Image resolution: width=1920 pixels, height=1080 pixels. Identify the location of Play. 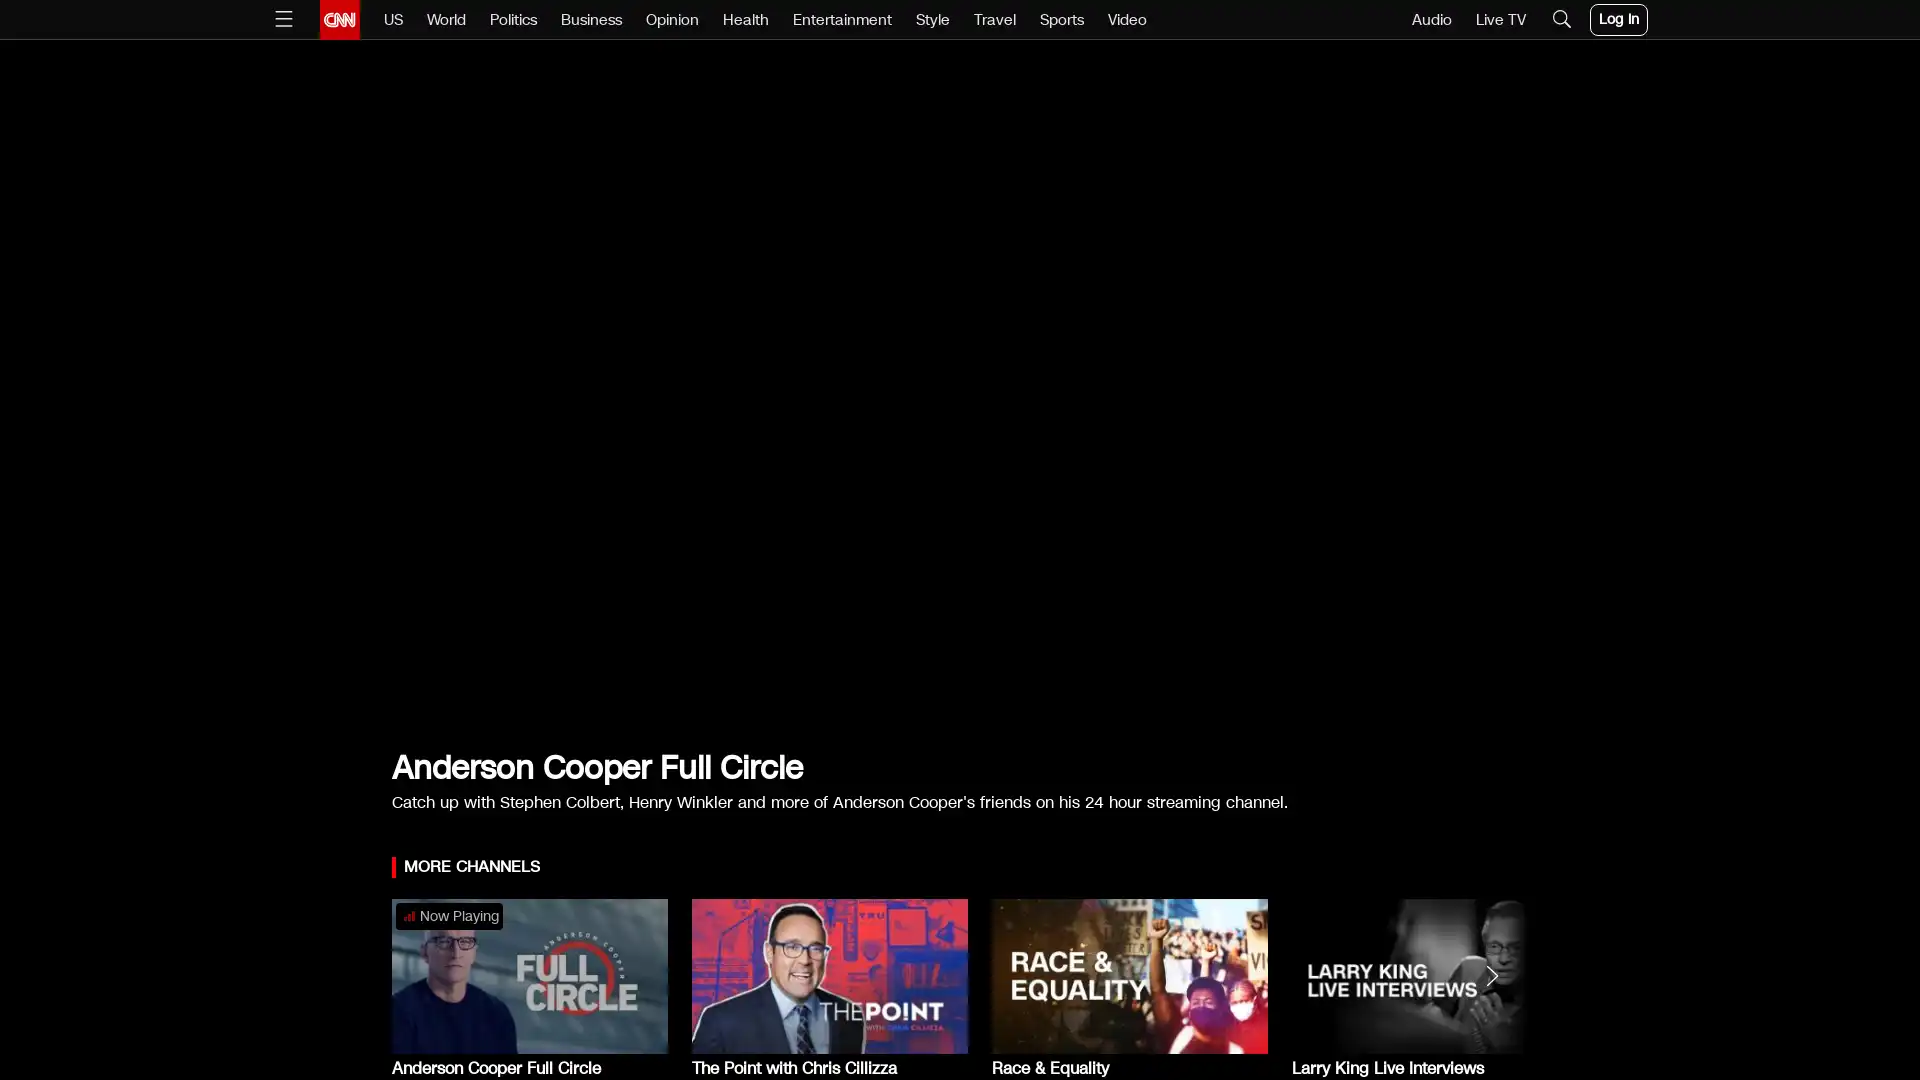
(960, 401).